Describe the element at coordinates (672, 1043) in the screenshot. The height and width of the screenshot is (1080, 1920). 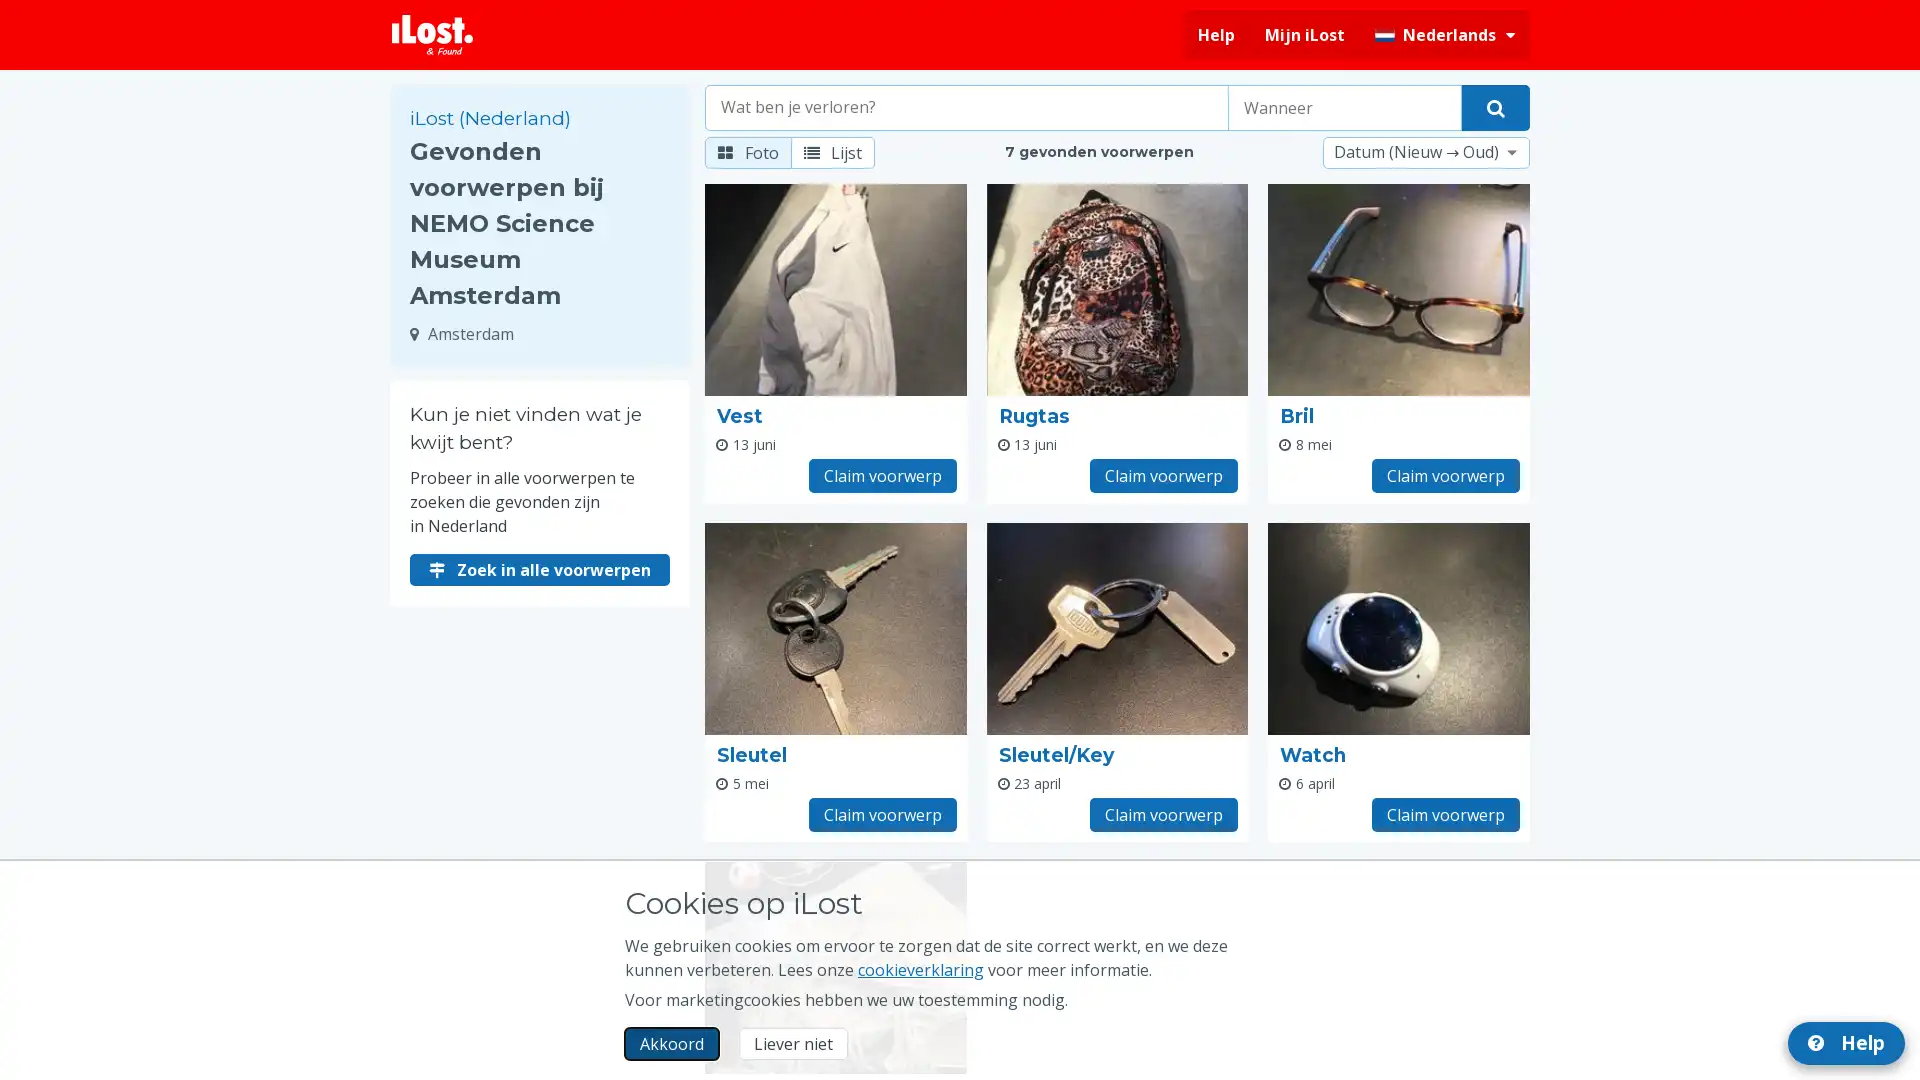
I see `Akkoord Ik accepteer het gebruik van marketingcookies` at that location.